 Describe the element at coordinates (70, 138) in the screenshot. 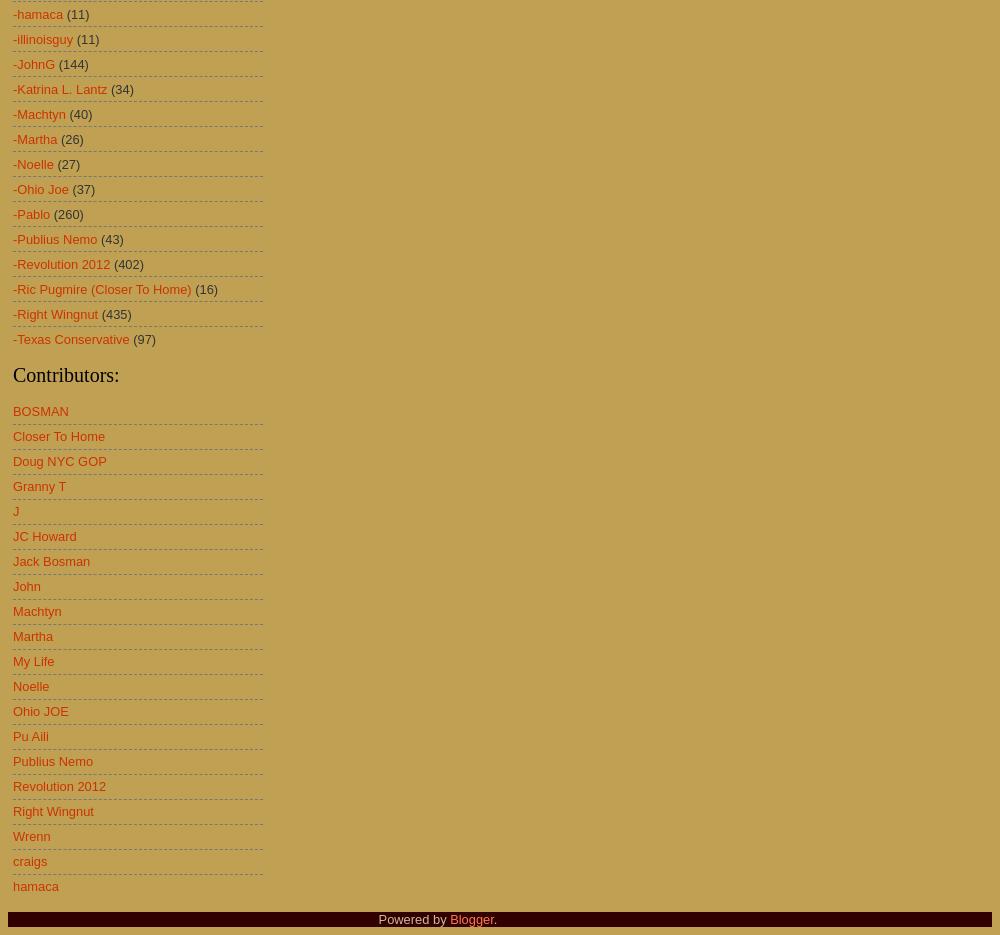

I see `'(26)'` at that location.